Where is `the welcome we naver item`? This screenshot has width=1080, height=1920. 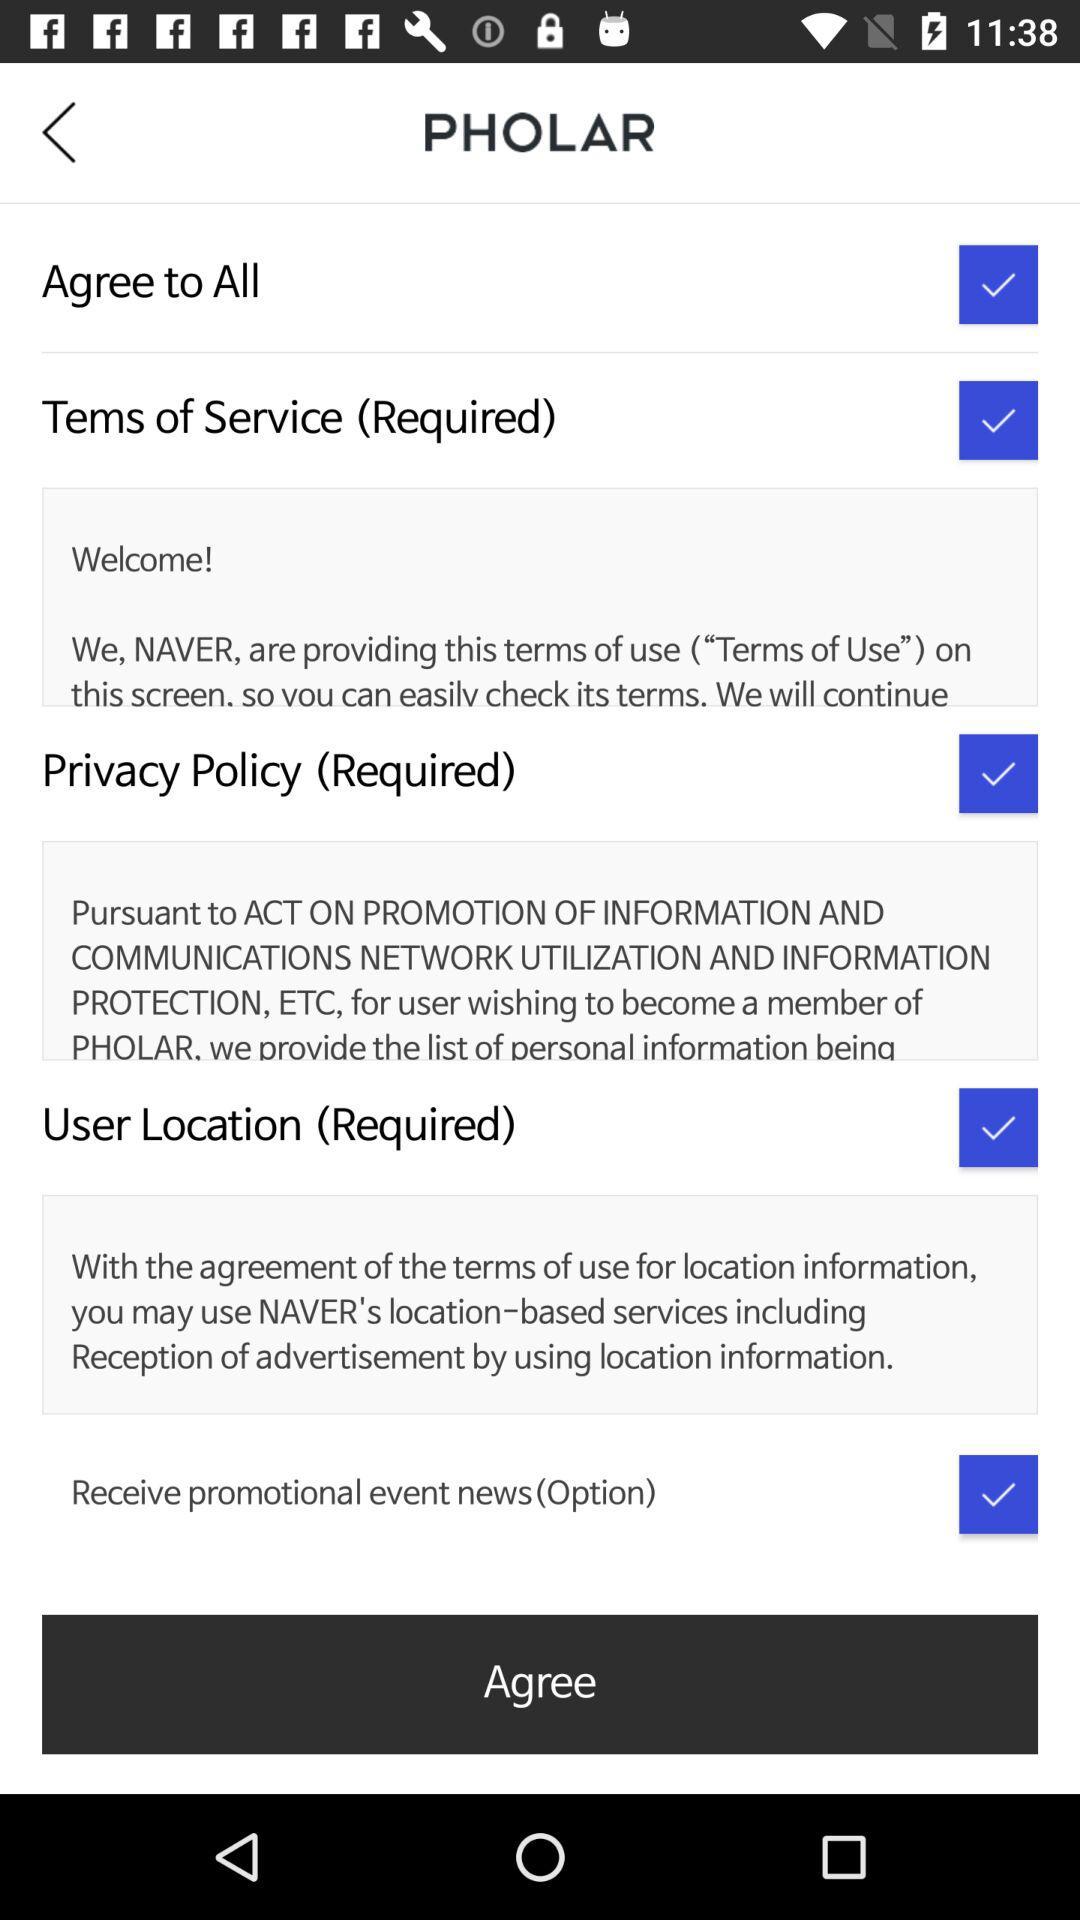 the welcome we naver item is located at coordinates (534, 623).